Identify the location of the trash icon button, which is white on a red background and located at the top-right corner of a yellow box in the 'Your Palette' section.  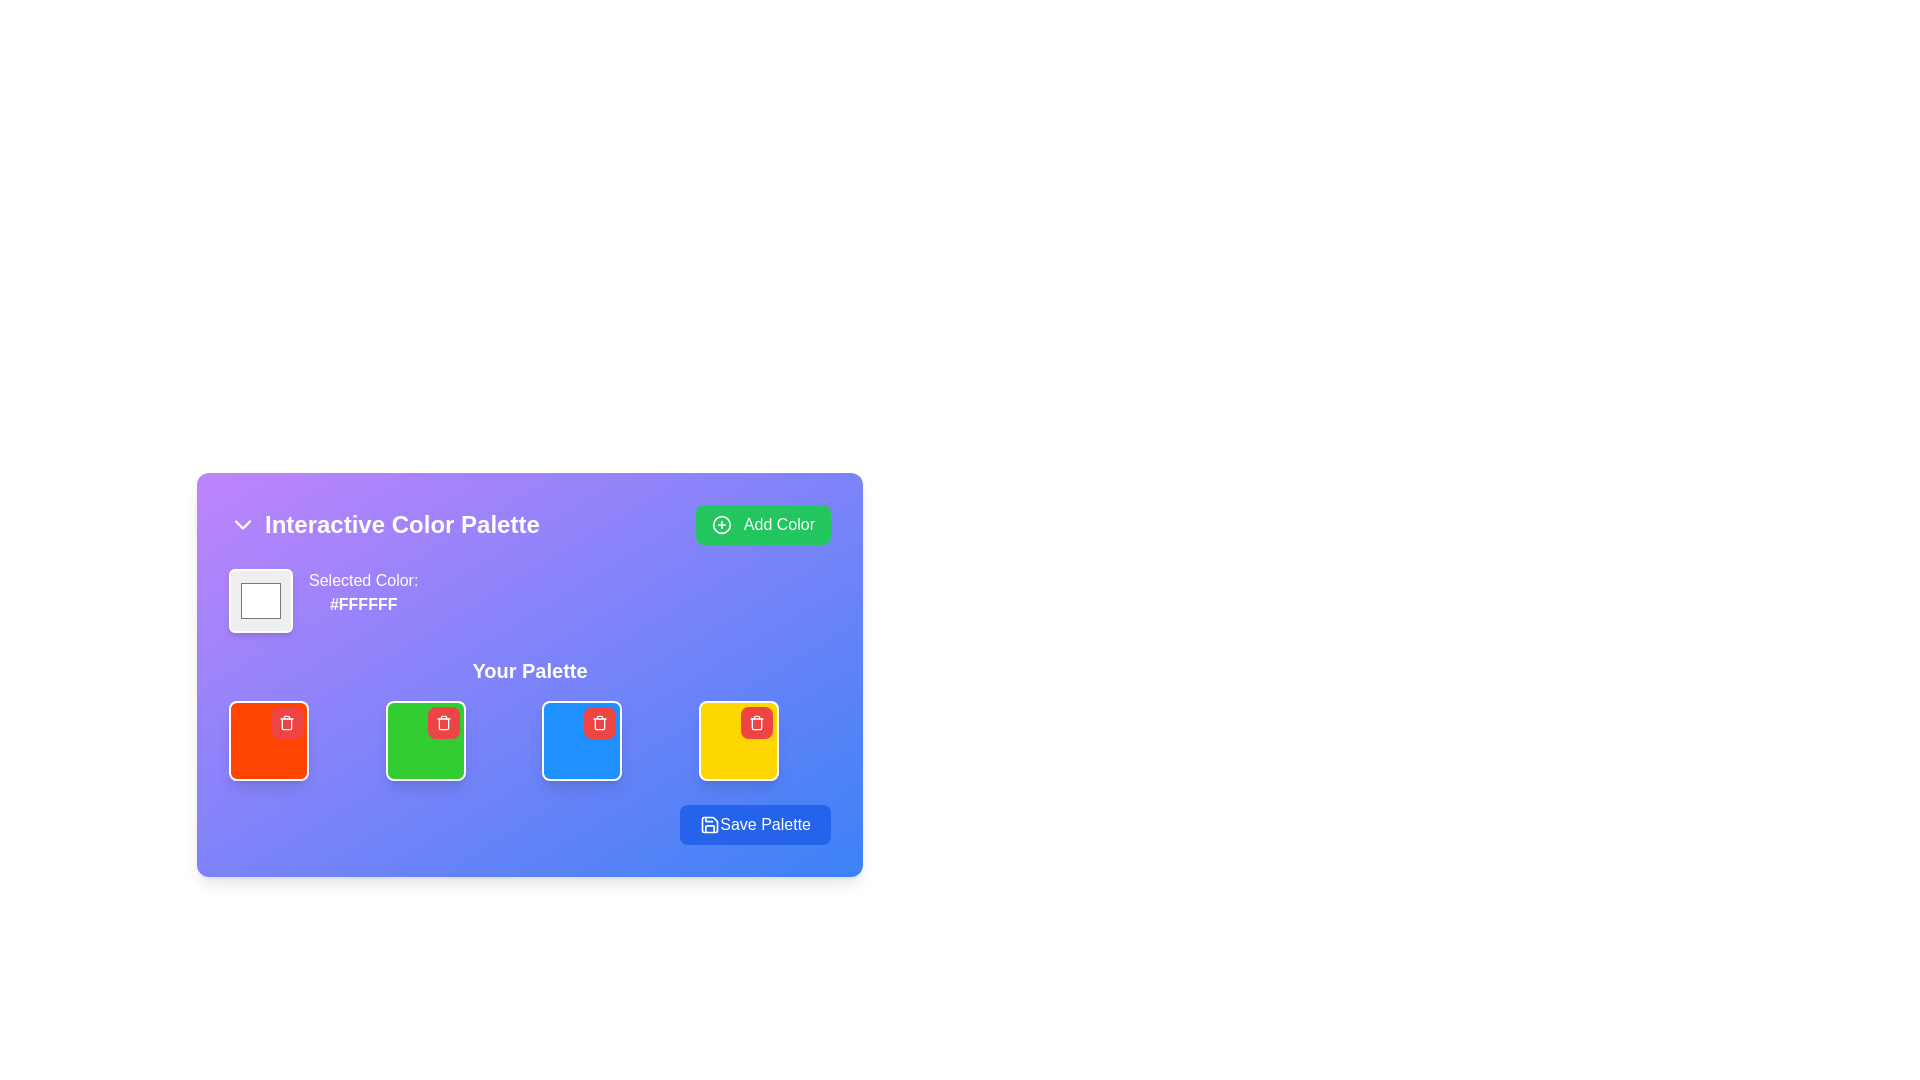
(755, 722).